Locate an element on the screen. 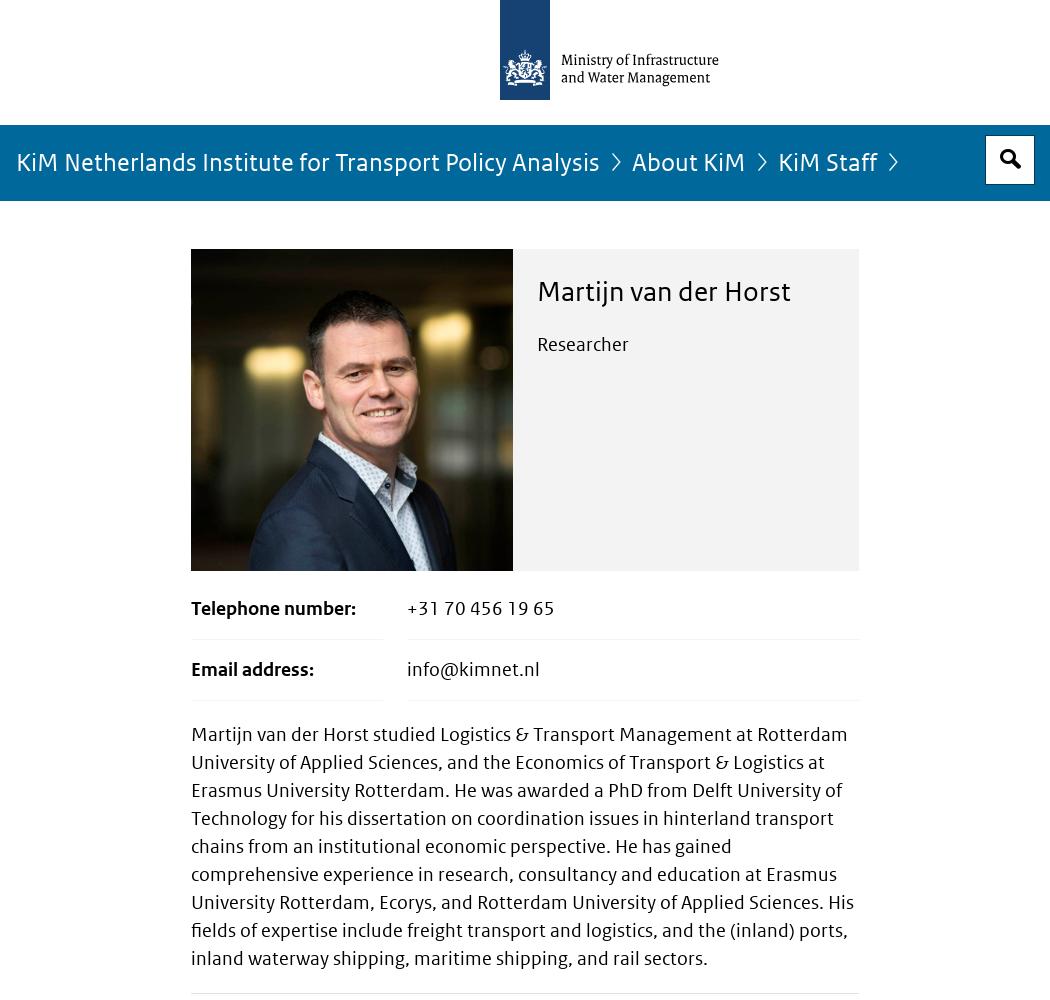 The height and width of the screenshot is (1000, 1050). 'KiM Staff' is located at coordinates (827, 163).